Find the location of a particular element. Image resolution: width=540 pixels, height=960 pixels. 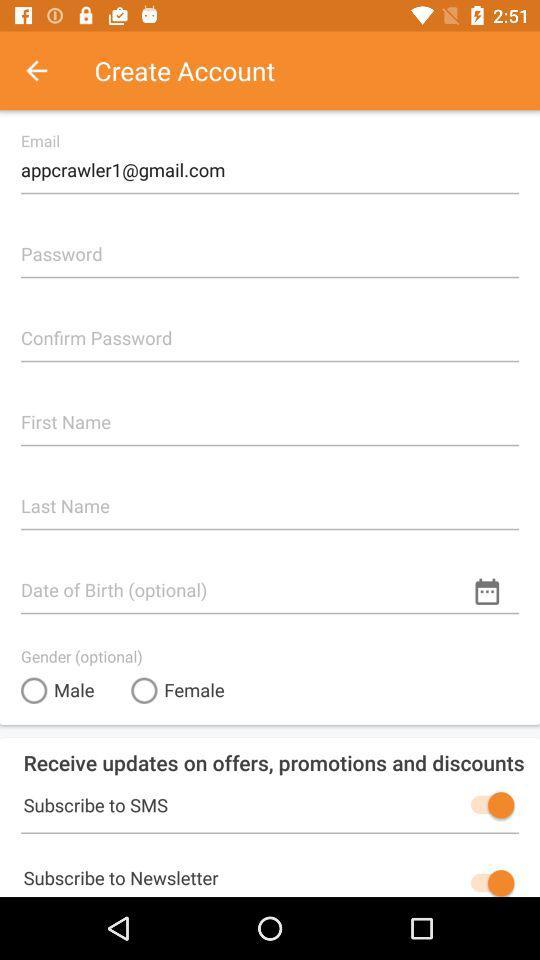

item above receive updates on item is located at coordinates (57, 690).